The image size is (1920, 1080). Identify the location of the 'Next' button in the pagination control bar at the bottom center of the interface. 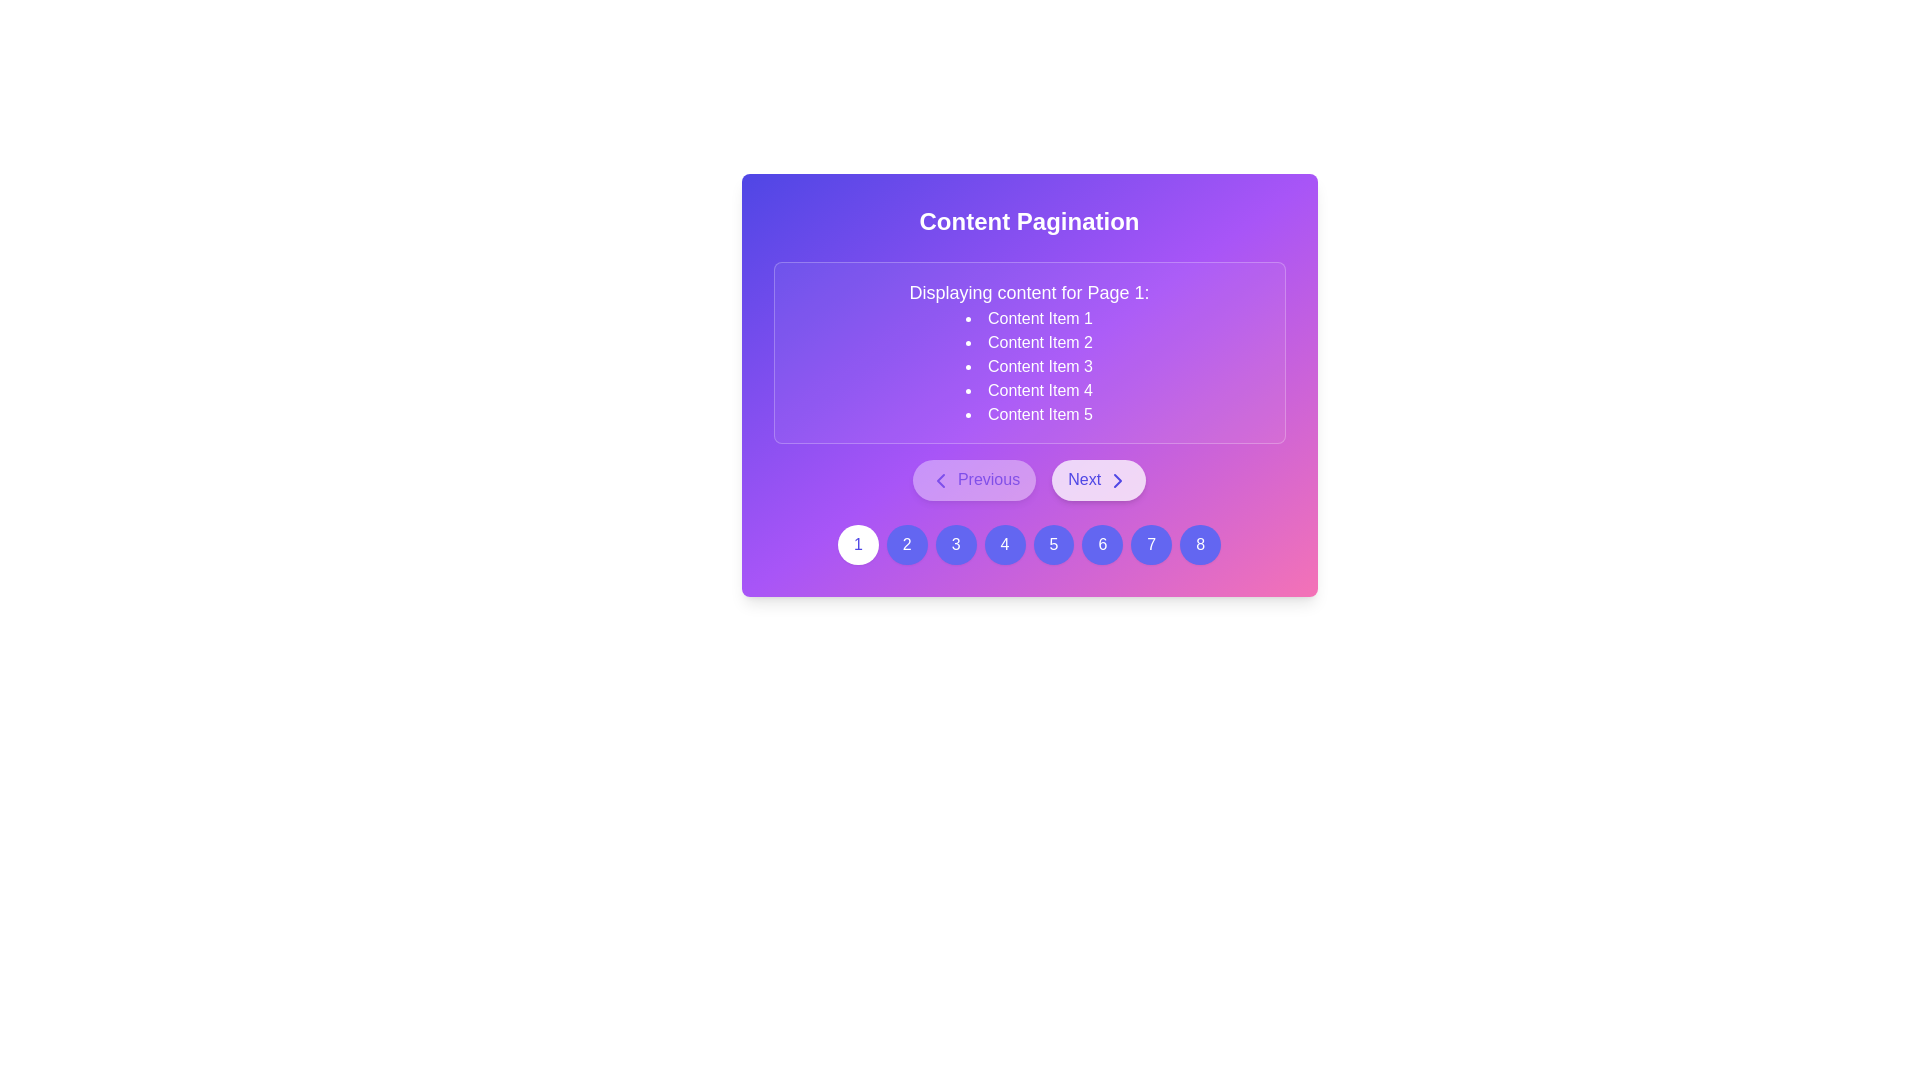
(1097, 480).